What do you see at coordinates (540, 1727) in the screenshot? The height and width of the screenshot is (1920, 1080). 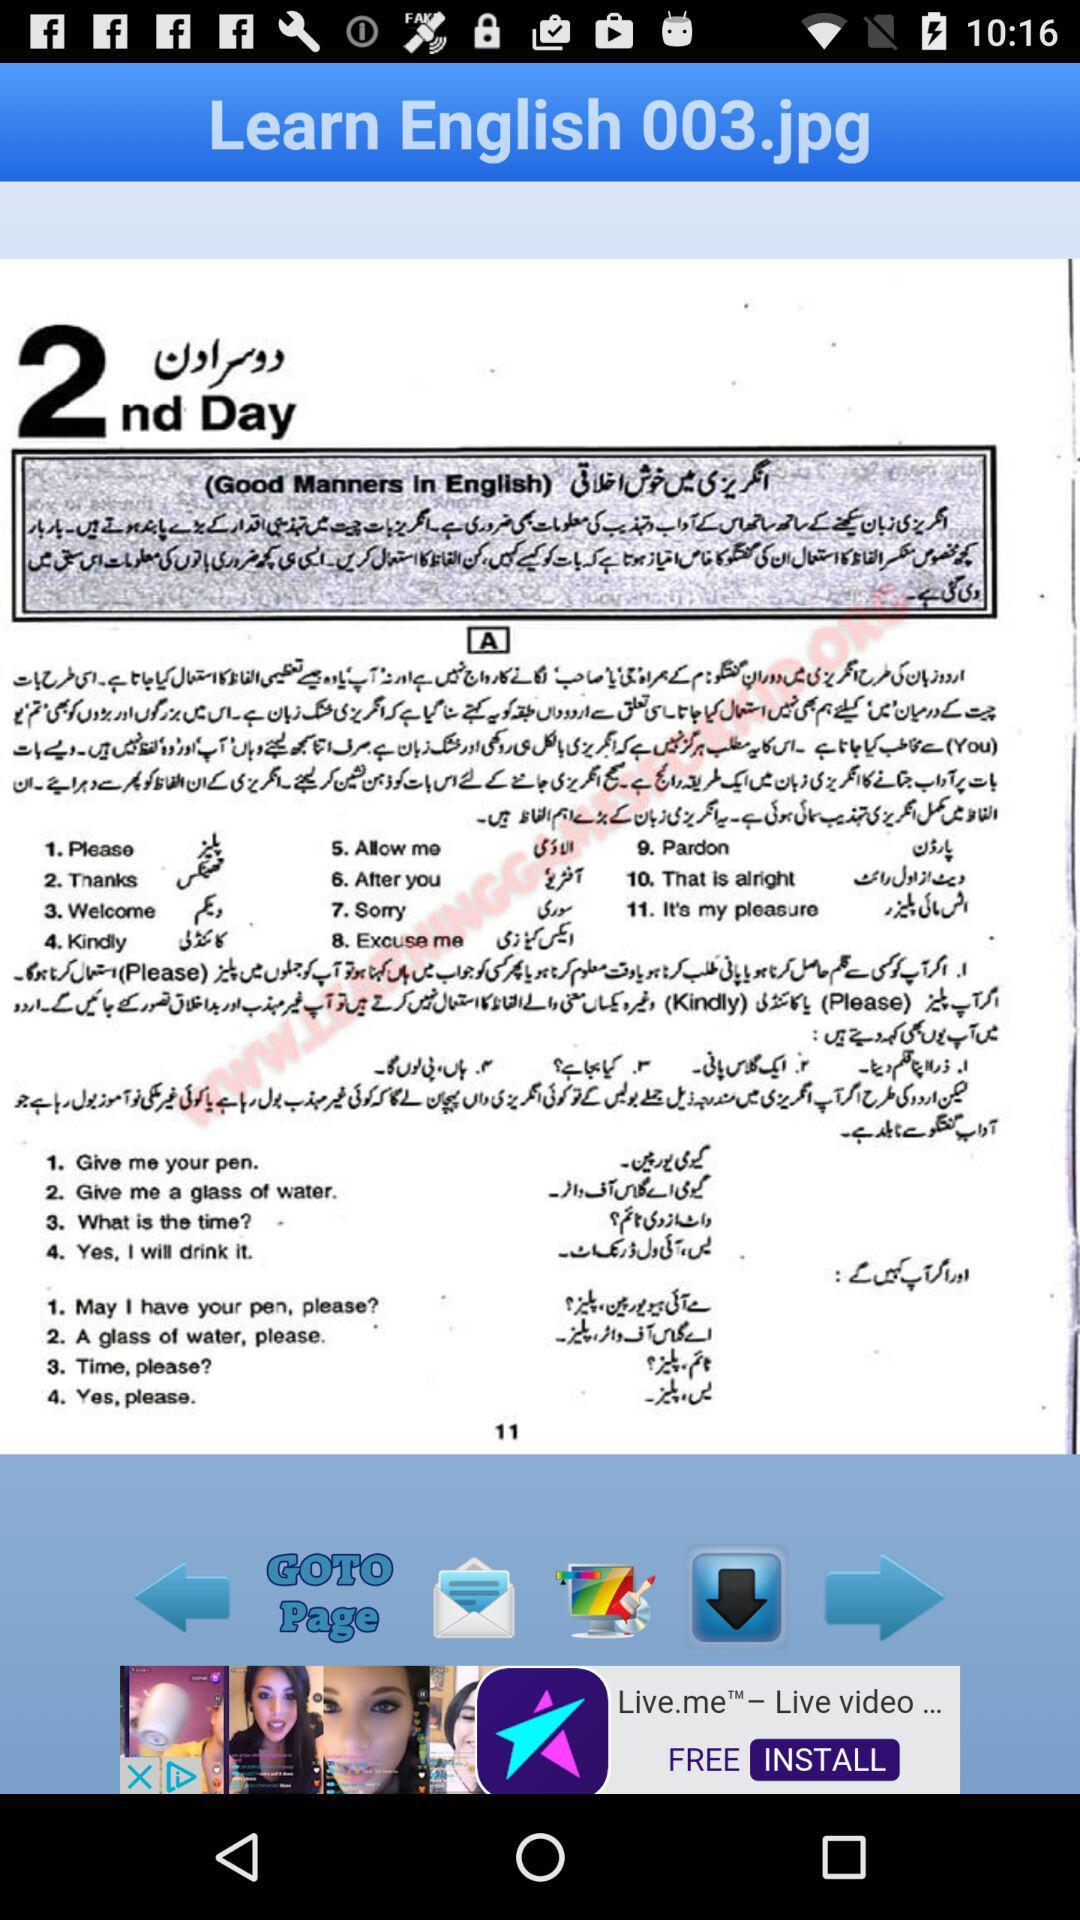 I see `open advertisement` at bounding box center [540, 1727].